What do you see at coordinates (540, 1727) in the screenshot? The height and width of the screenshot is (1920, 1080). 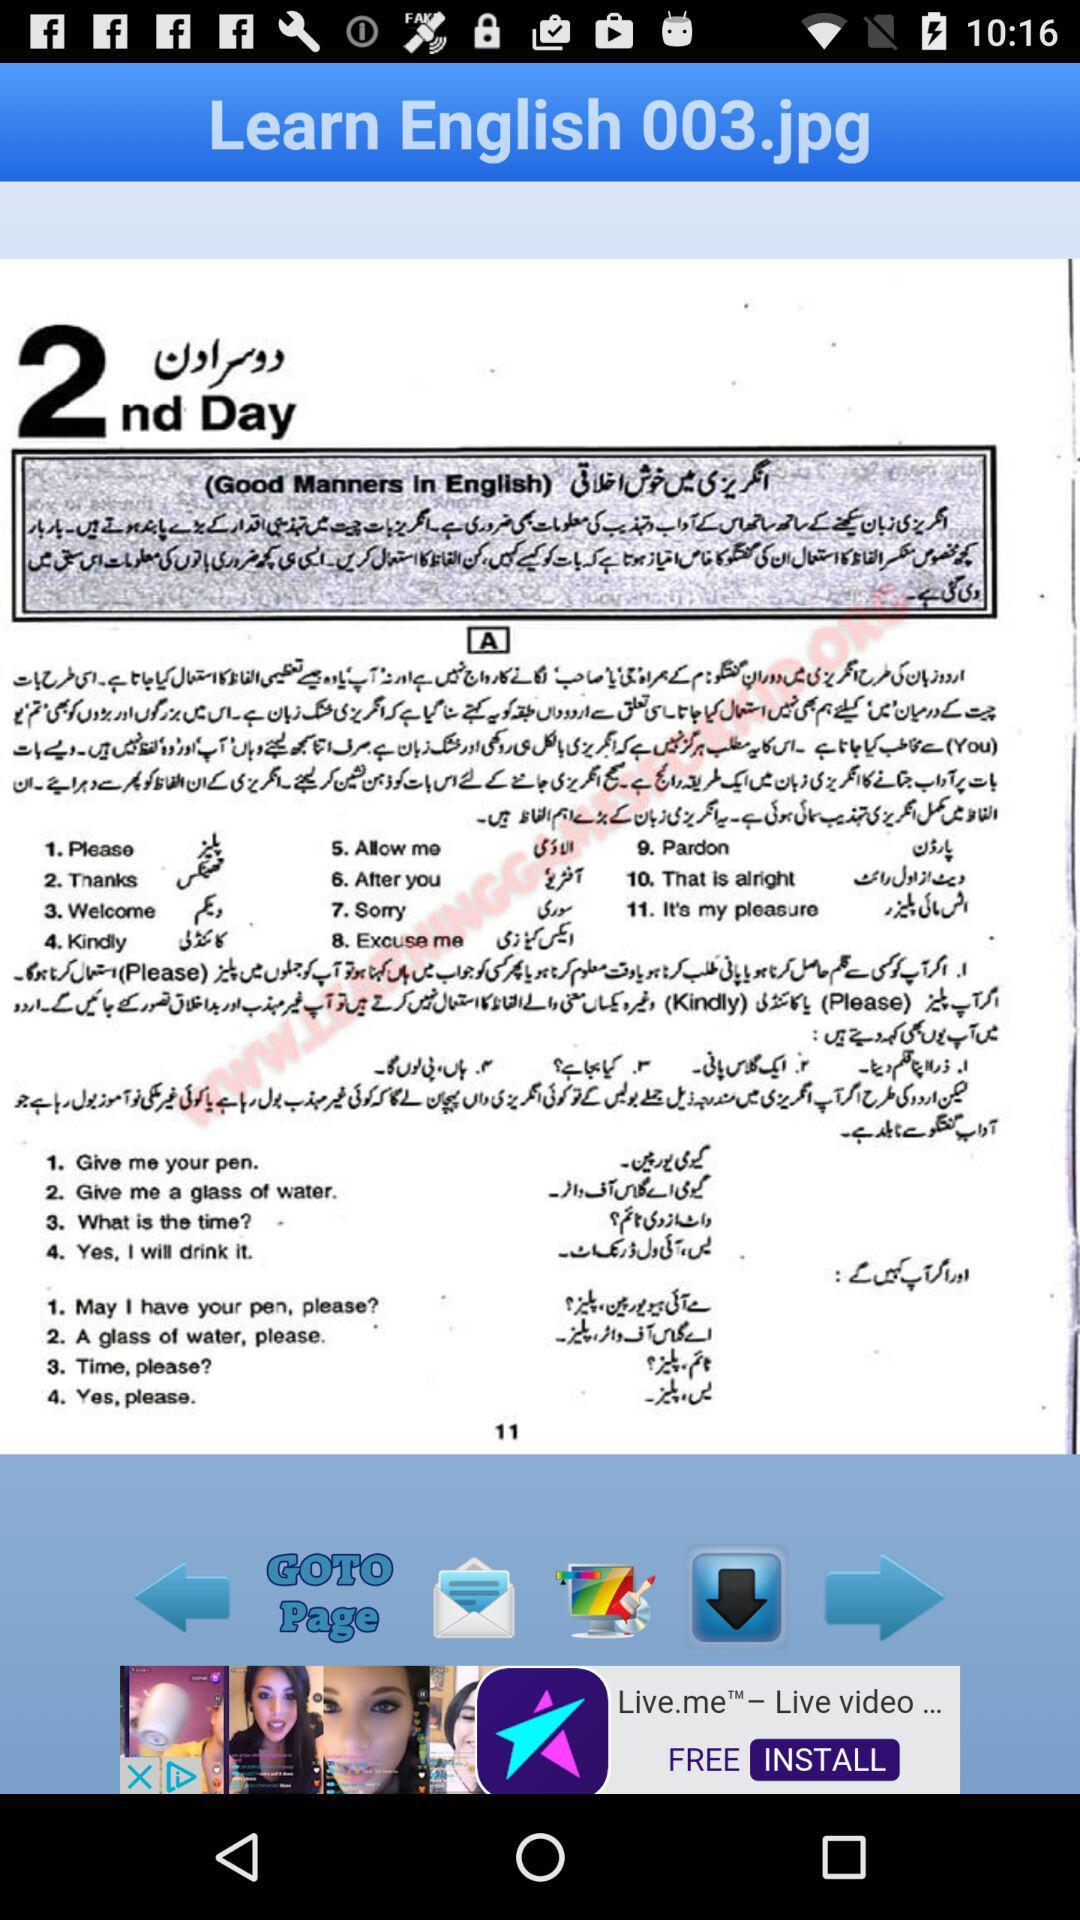 I see `open advertisement` at bounding box center [540, 1727].